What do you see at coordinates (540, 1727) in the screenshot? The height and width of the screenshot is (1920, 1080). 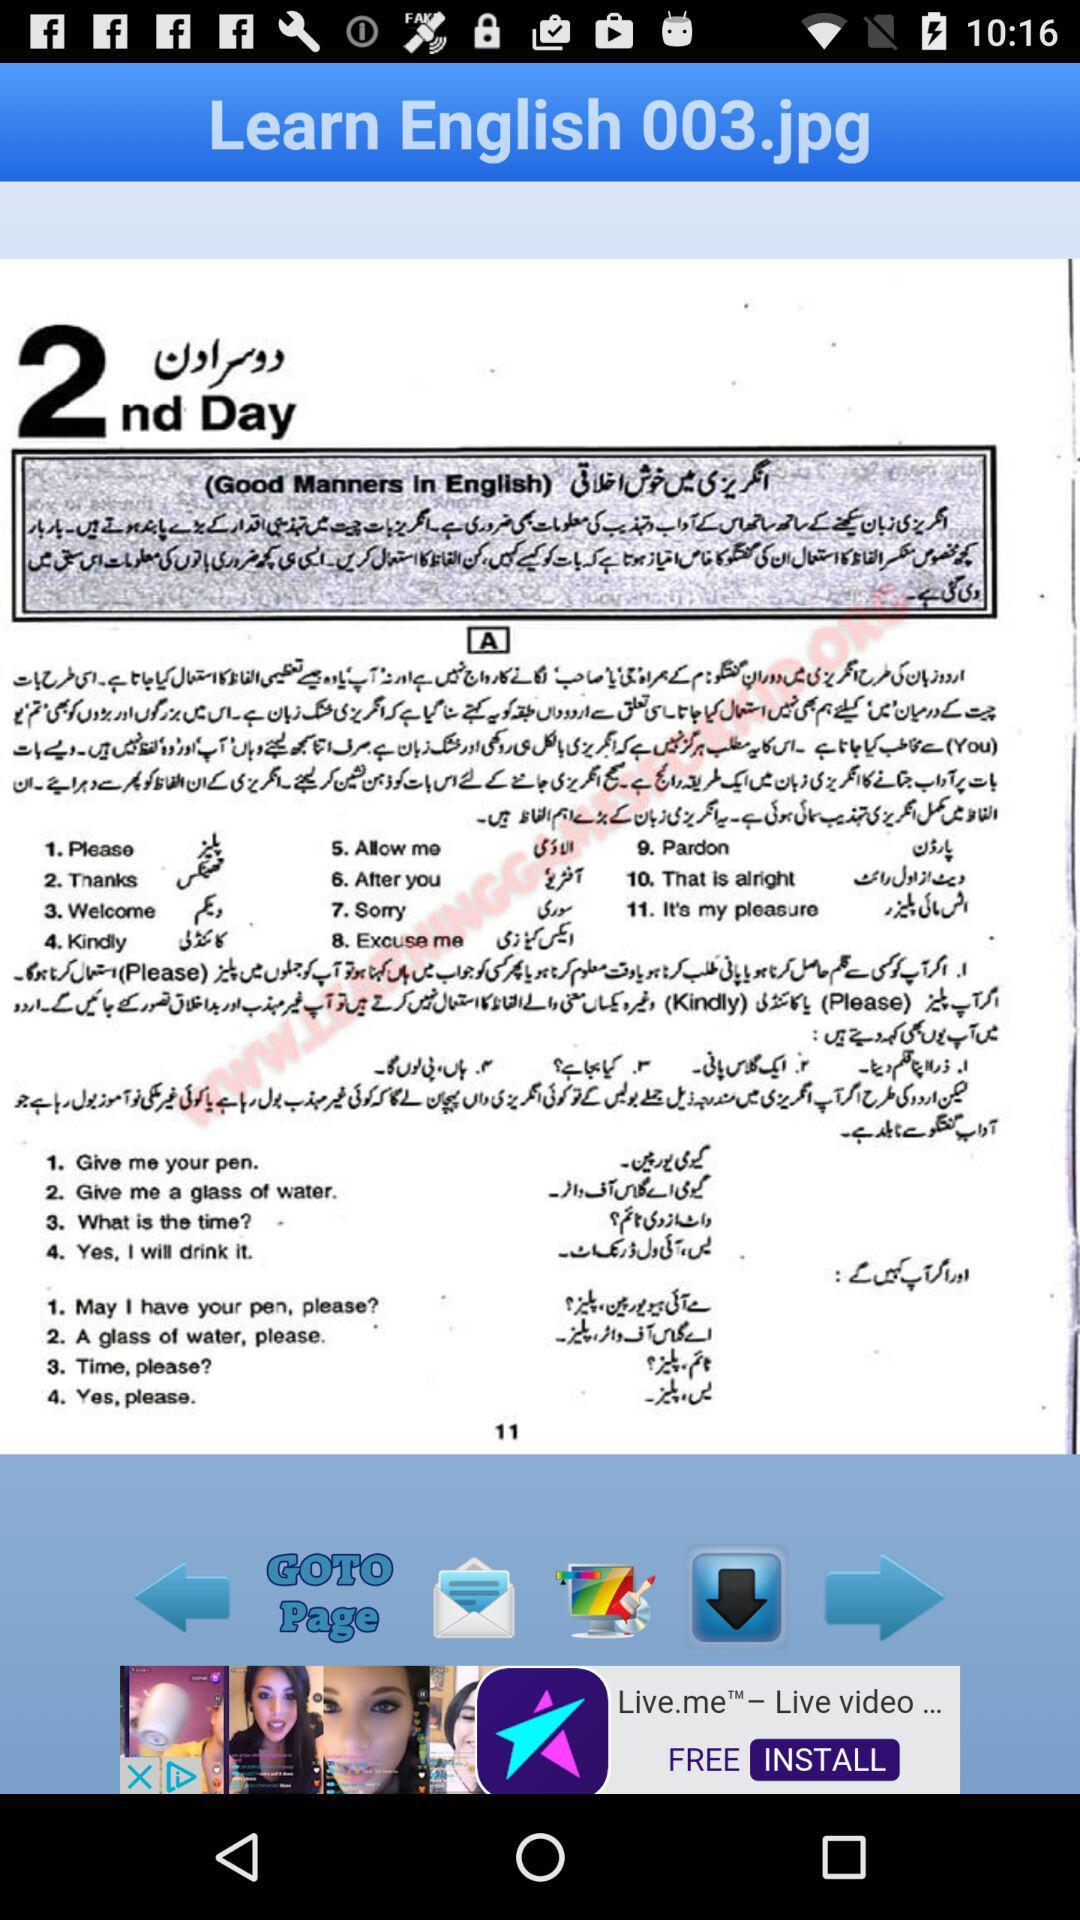 I see `open advertisement` at bounding box center [540, 1727].